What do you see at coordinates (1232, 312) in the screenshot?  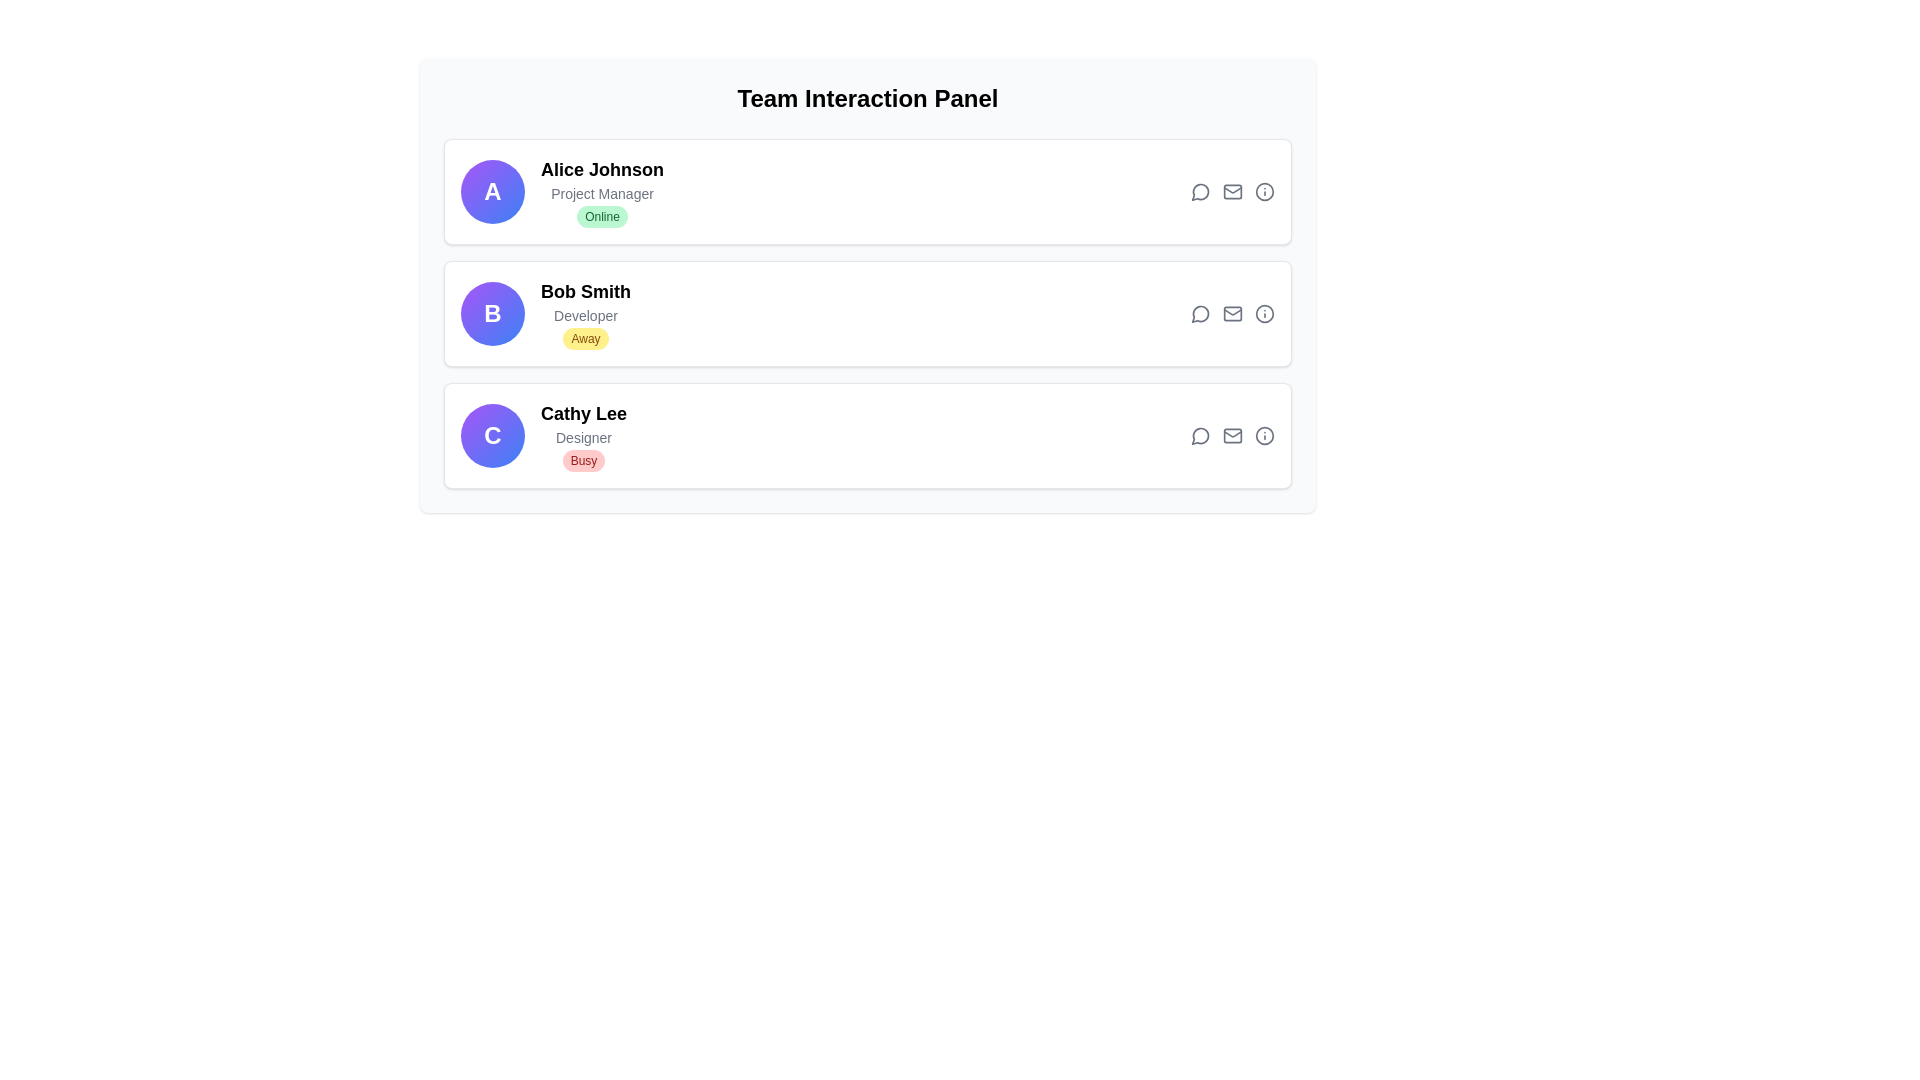 I see `the diagonal line element that represents an email envelope, located as the second icon from the left in the middle user's row` at bounding box center [1232, 312].